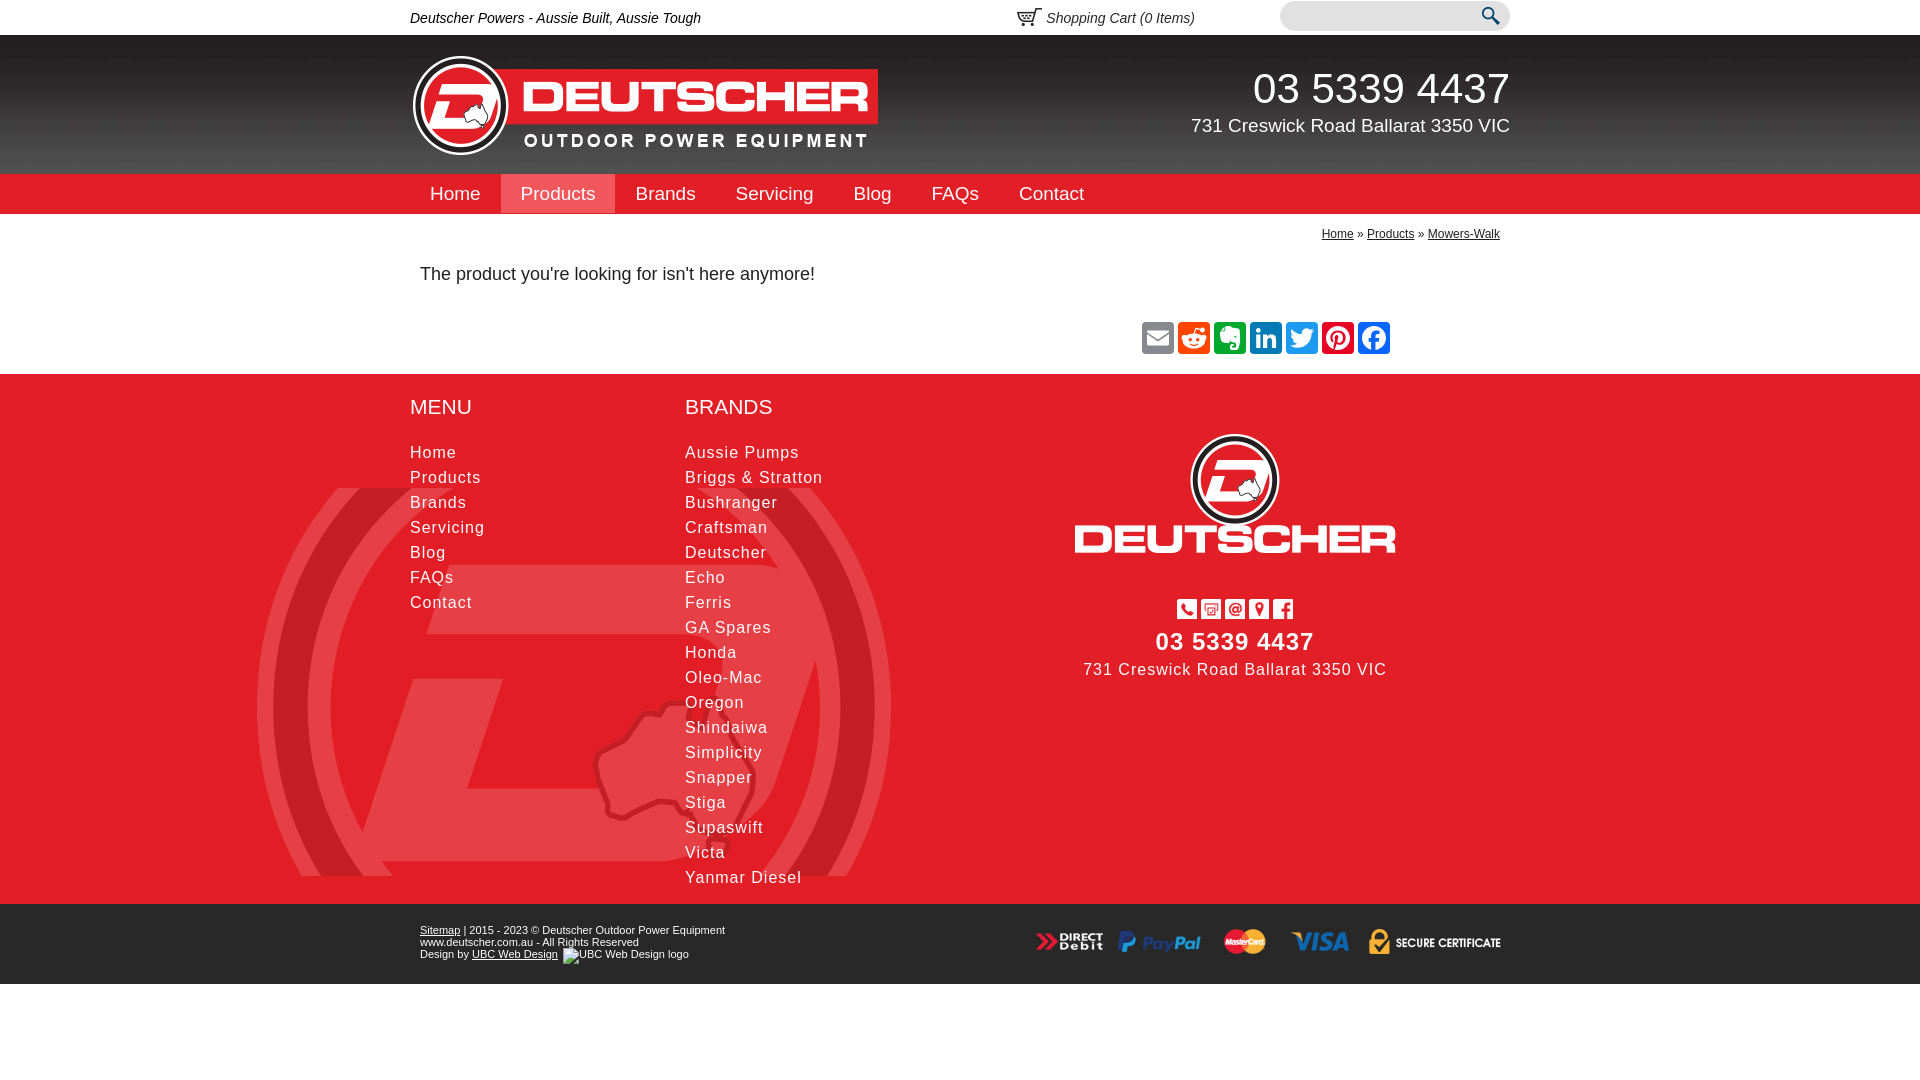  What do you see at coordinates (705, 852) in the screenshot?
I see `'Victa'` at bounding box center [705, 852].